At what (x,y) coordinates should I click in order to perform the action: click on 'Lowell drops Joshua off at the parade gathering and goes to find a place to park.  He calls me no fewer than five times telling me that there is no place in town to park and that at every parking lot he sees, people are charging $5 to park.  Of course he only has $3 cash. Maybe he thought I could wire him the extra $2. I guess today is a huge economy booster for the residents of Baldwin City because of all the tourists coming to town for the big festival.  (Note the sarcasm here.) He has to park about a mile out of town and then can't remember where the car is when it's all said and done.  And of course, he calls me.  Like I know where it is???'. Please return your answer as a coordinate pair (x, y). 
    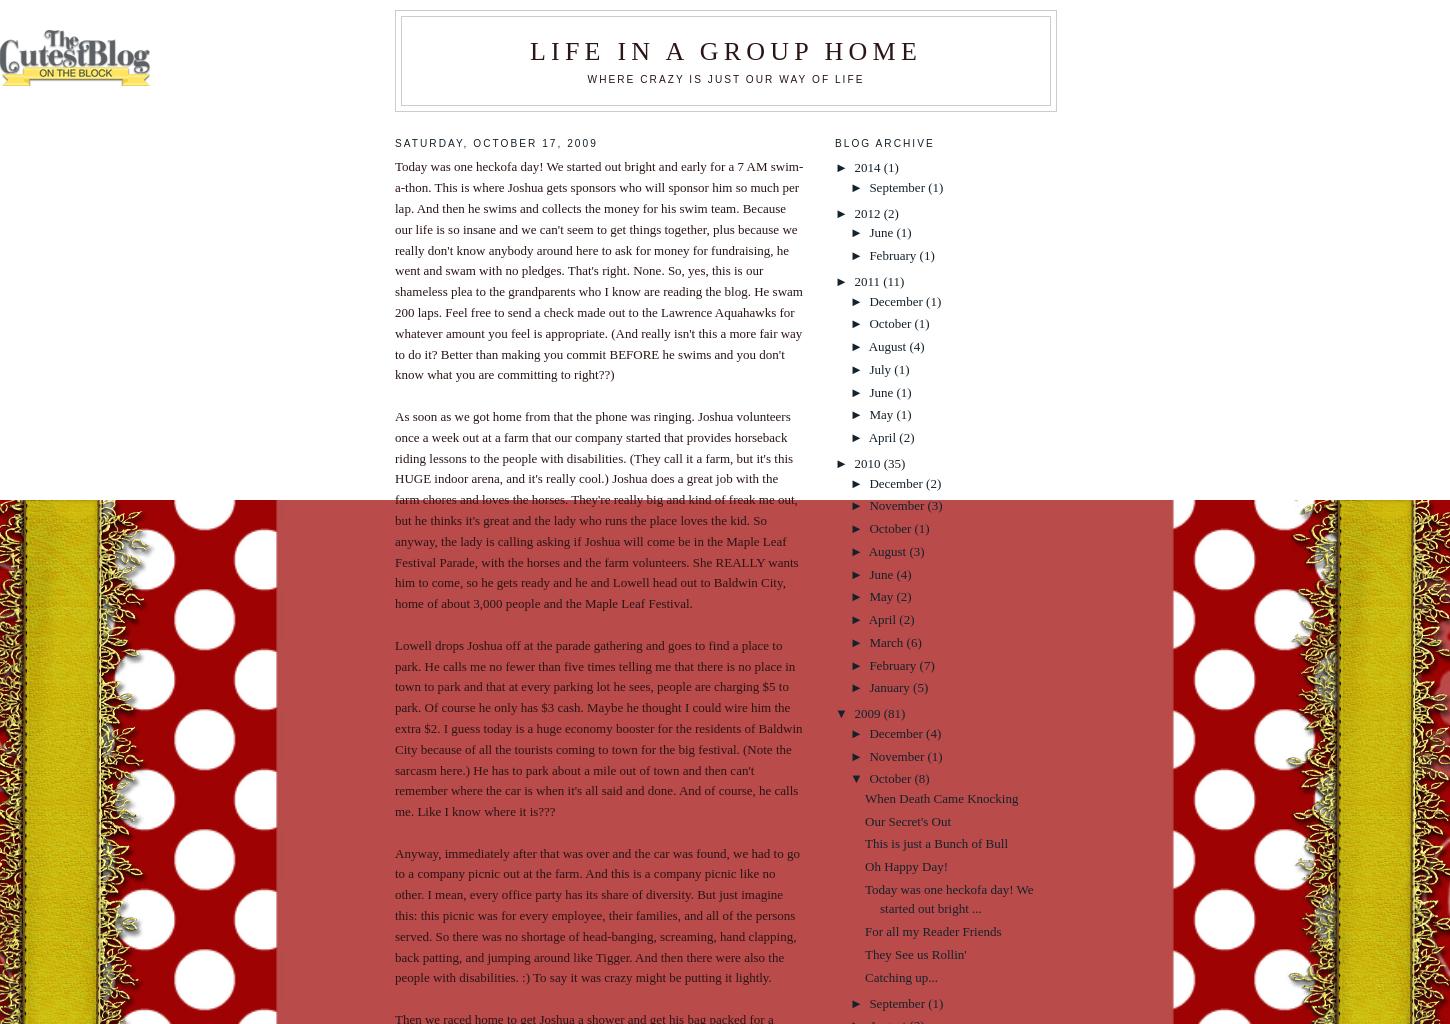
    Looking at the image, I should click on (598, 726).